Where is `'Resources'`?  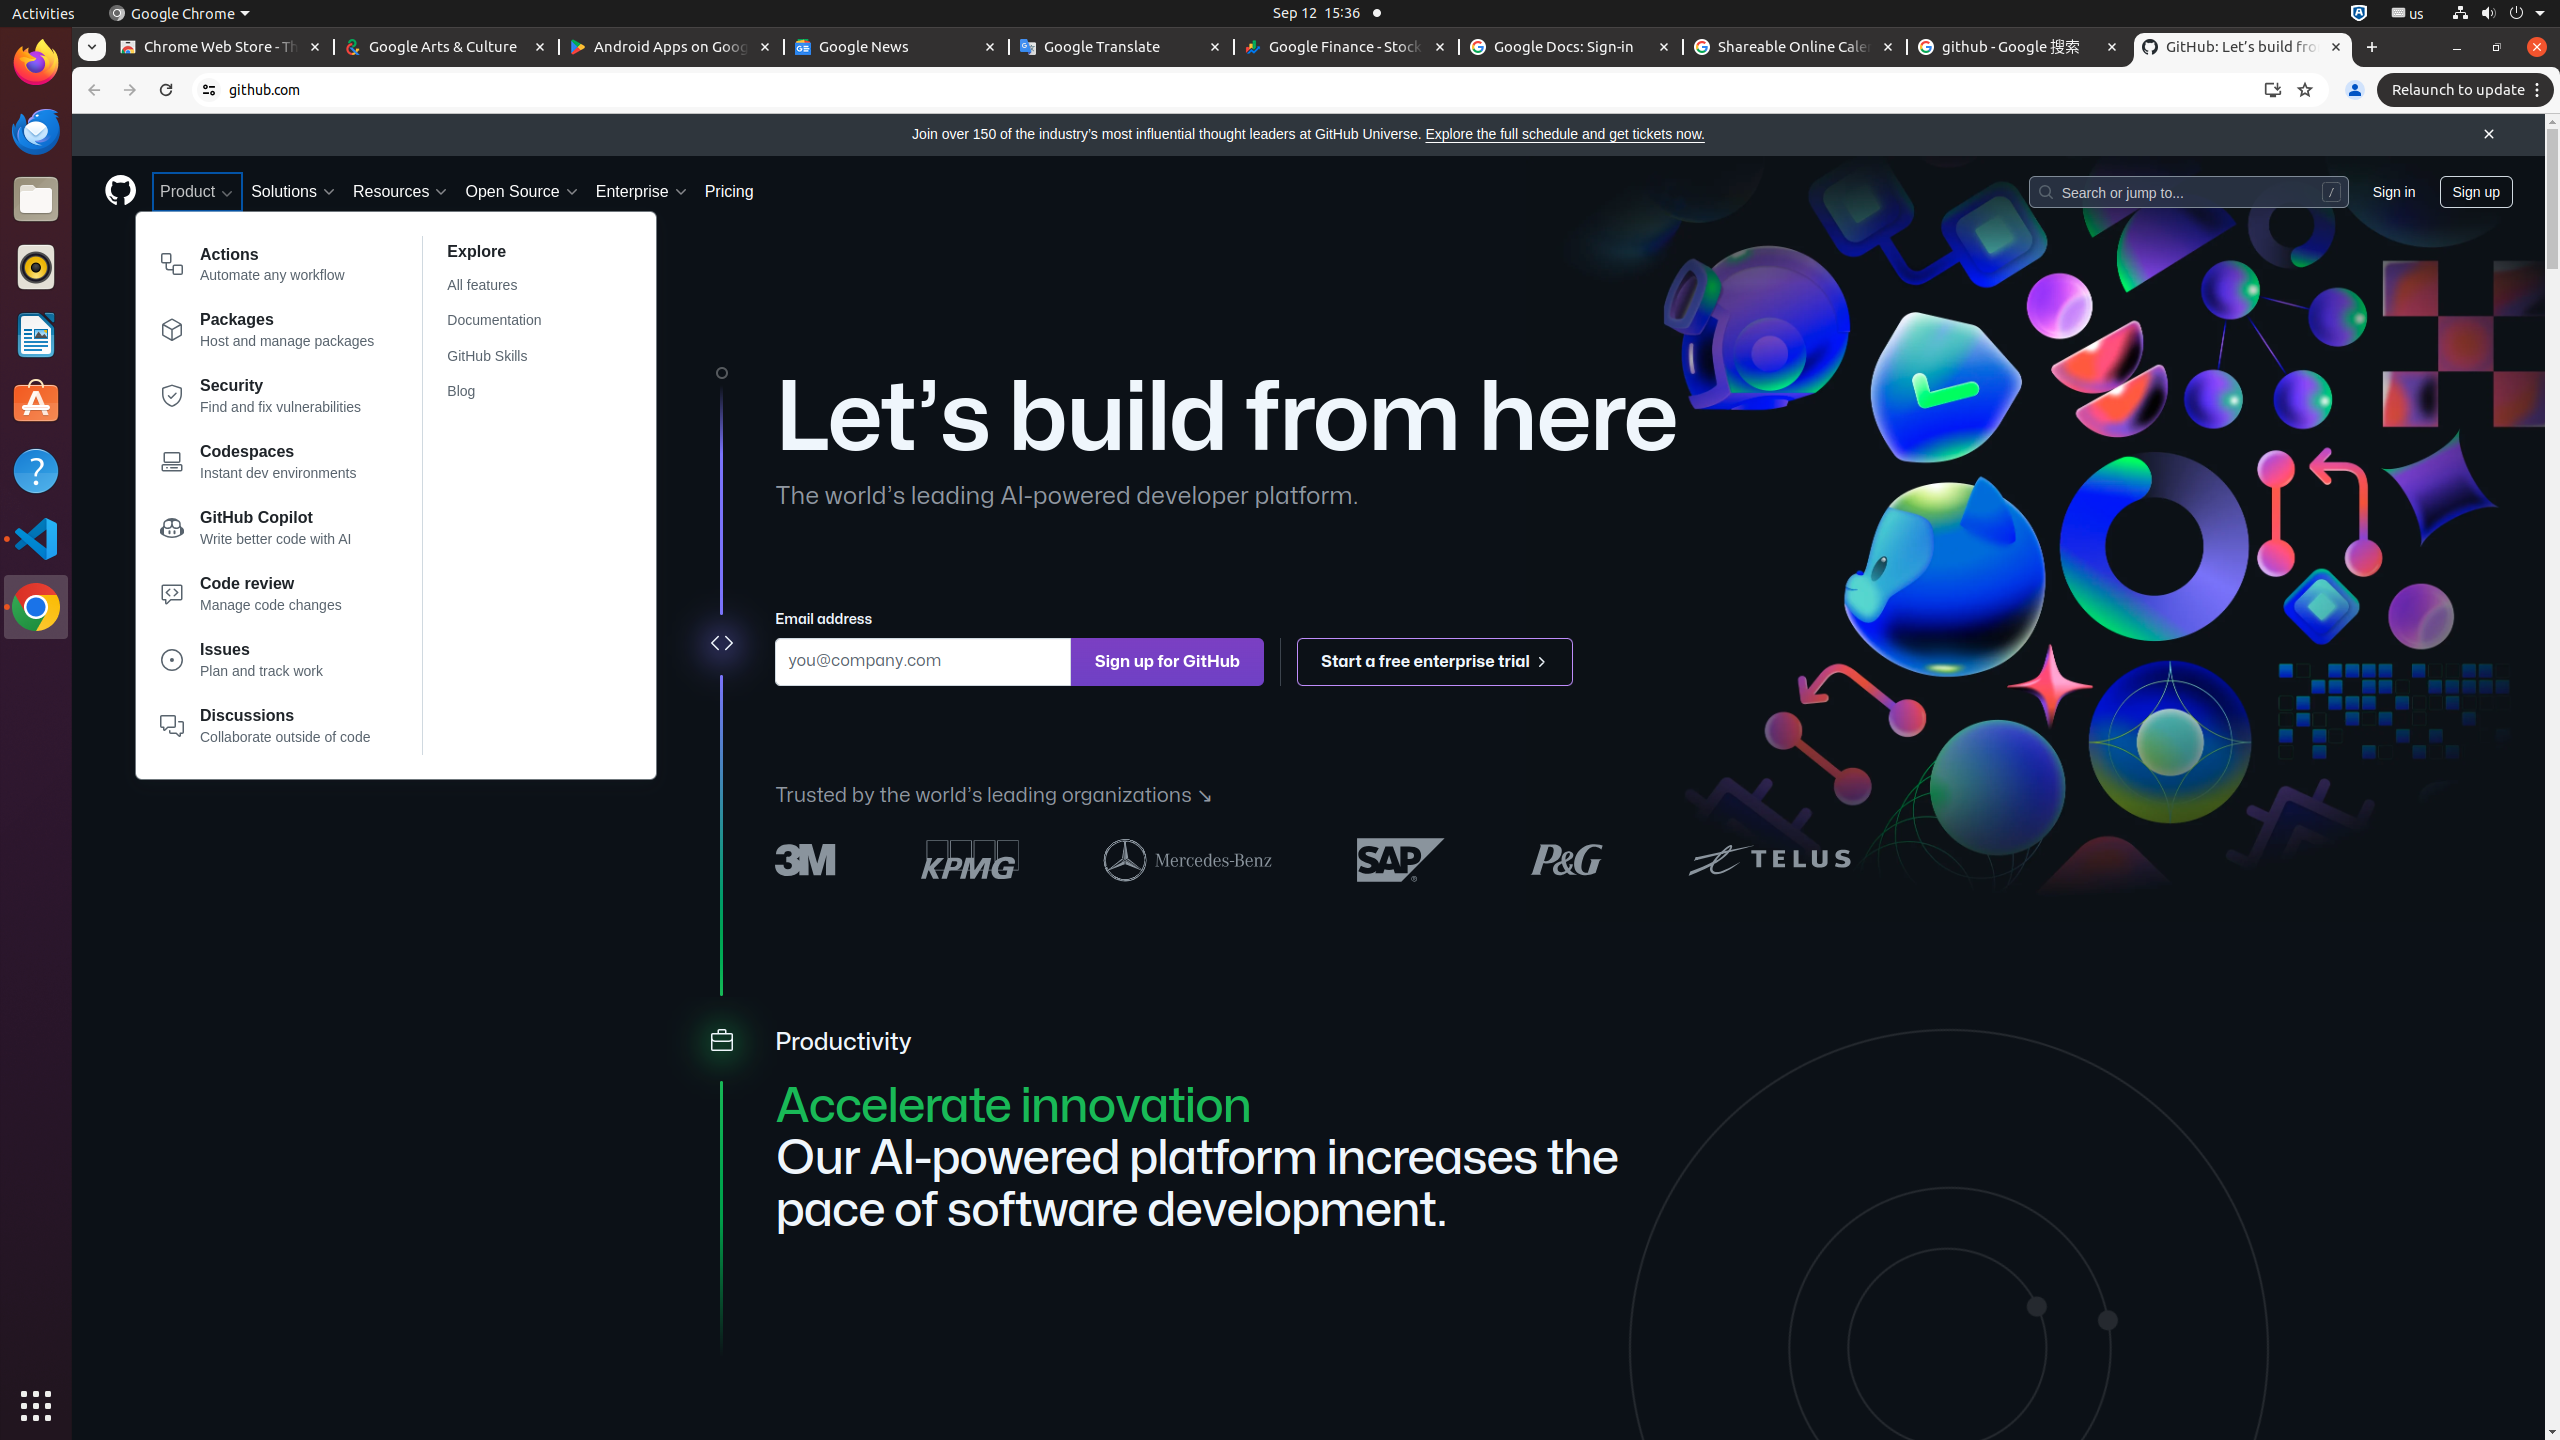 'Resources' is located at coordinates (399, 191).